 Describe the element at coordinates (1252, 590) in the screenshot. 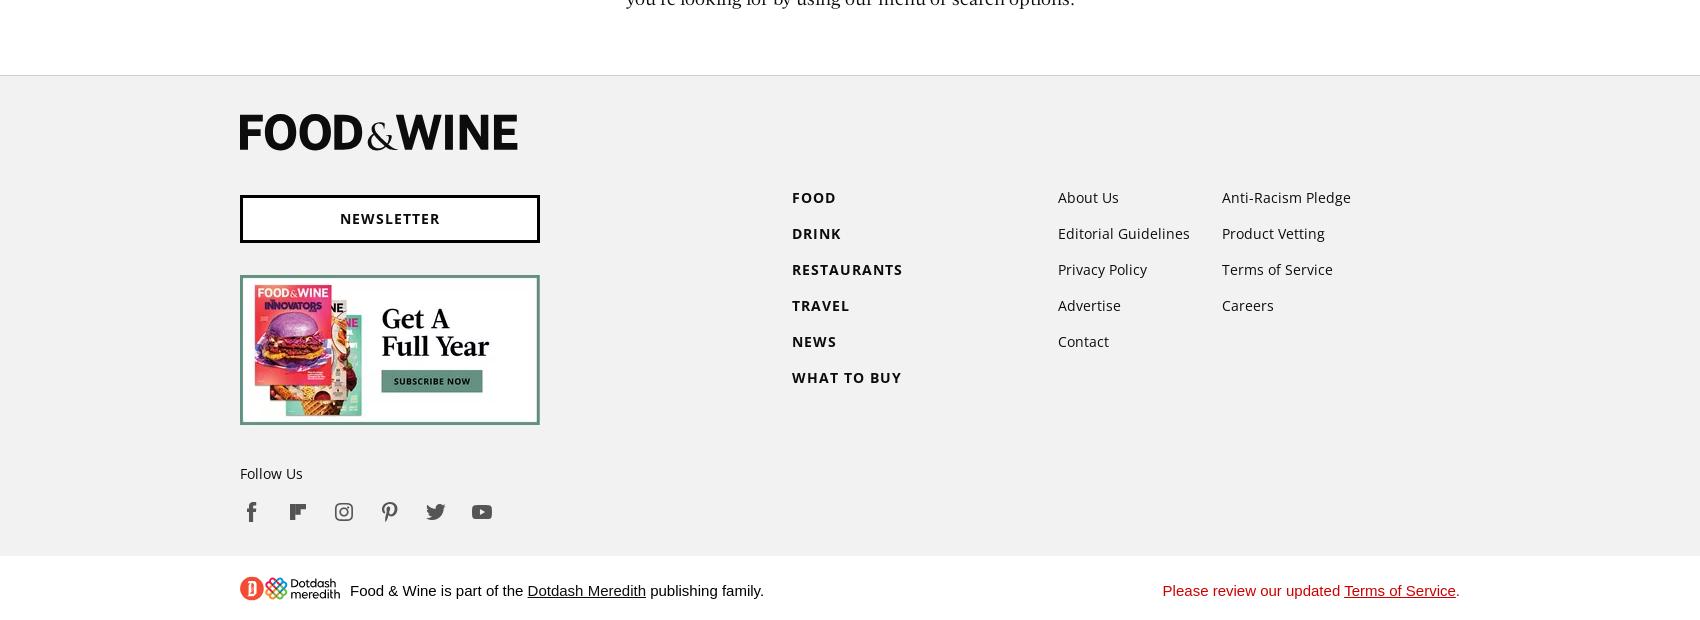

I see `'Please review our updated'` at that location.